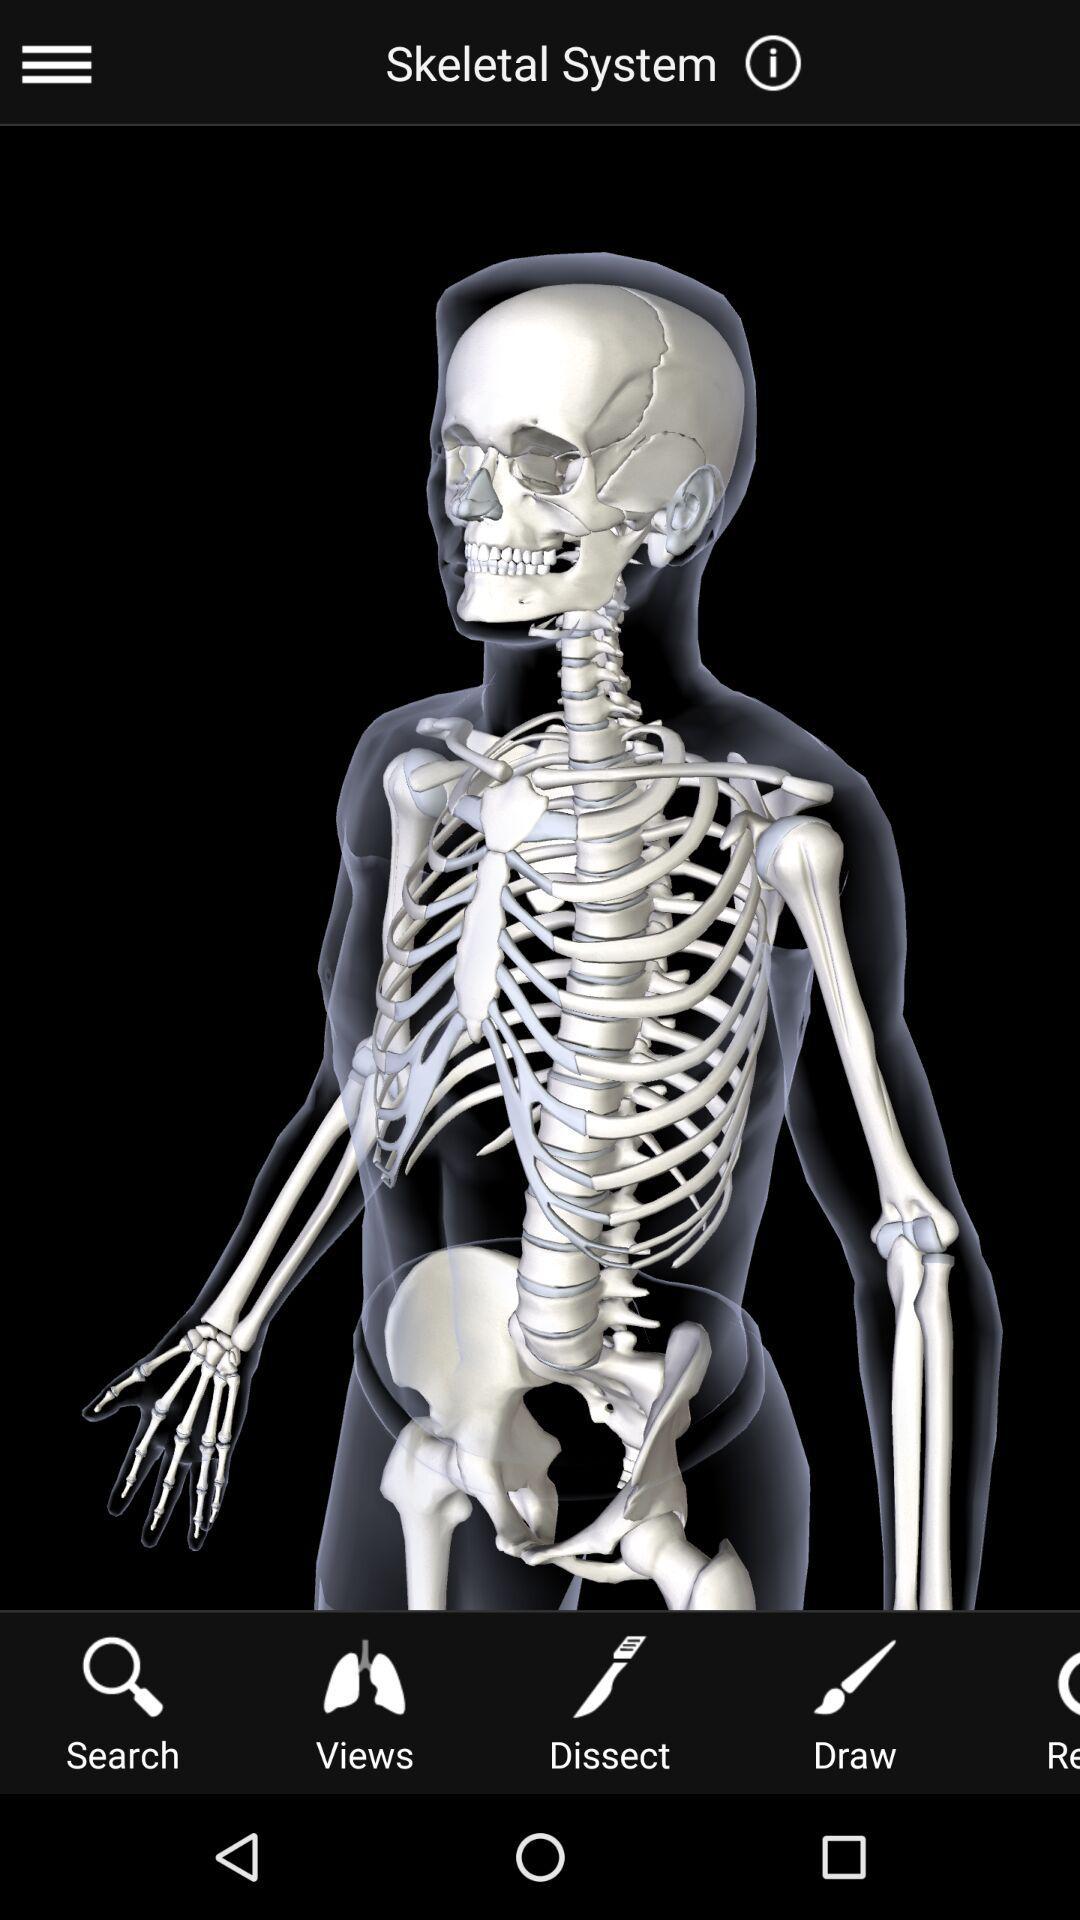  Describe the element at coordinates (855, 1700) in the screenshot. I see `draw icon` at that location.